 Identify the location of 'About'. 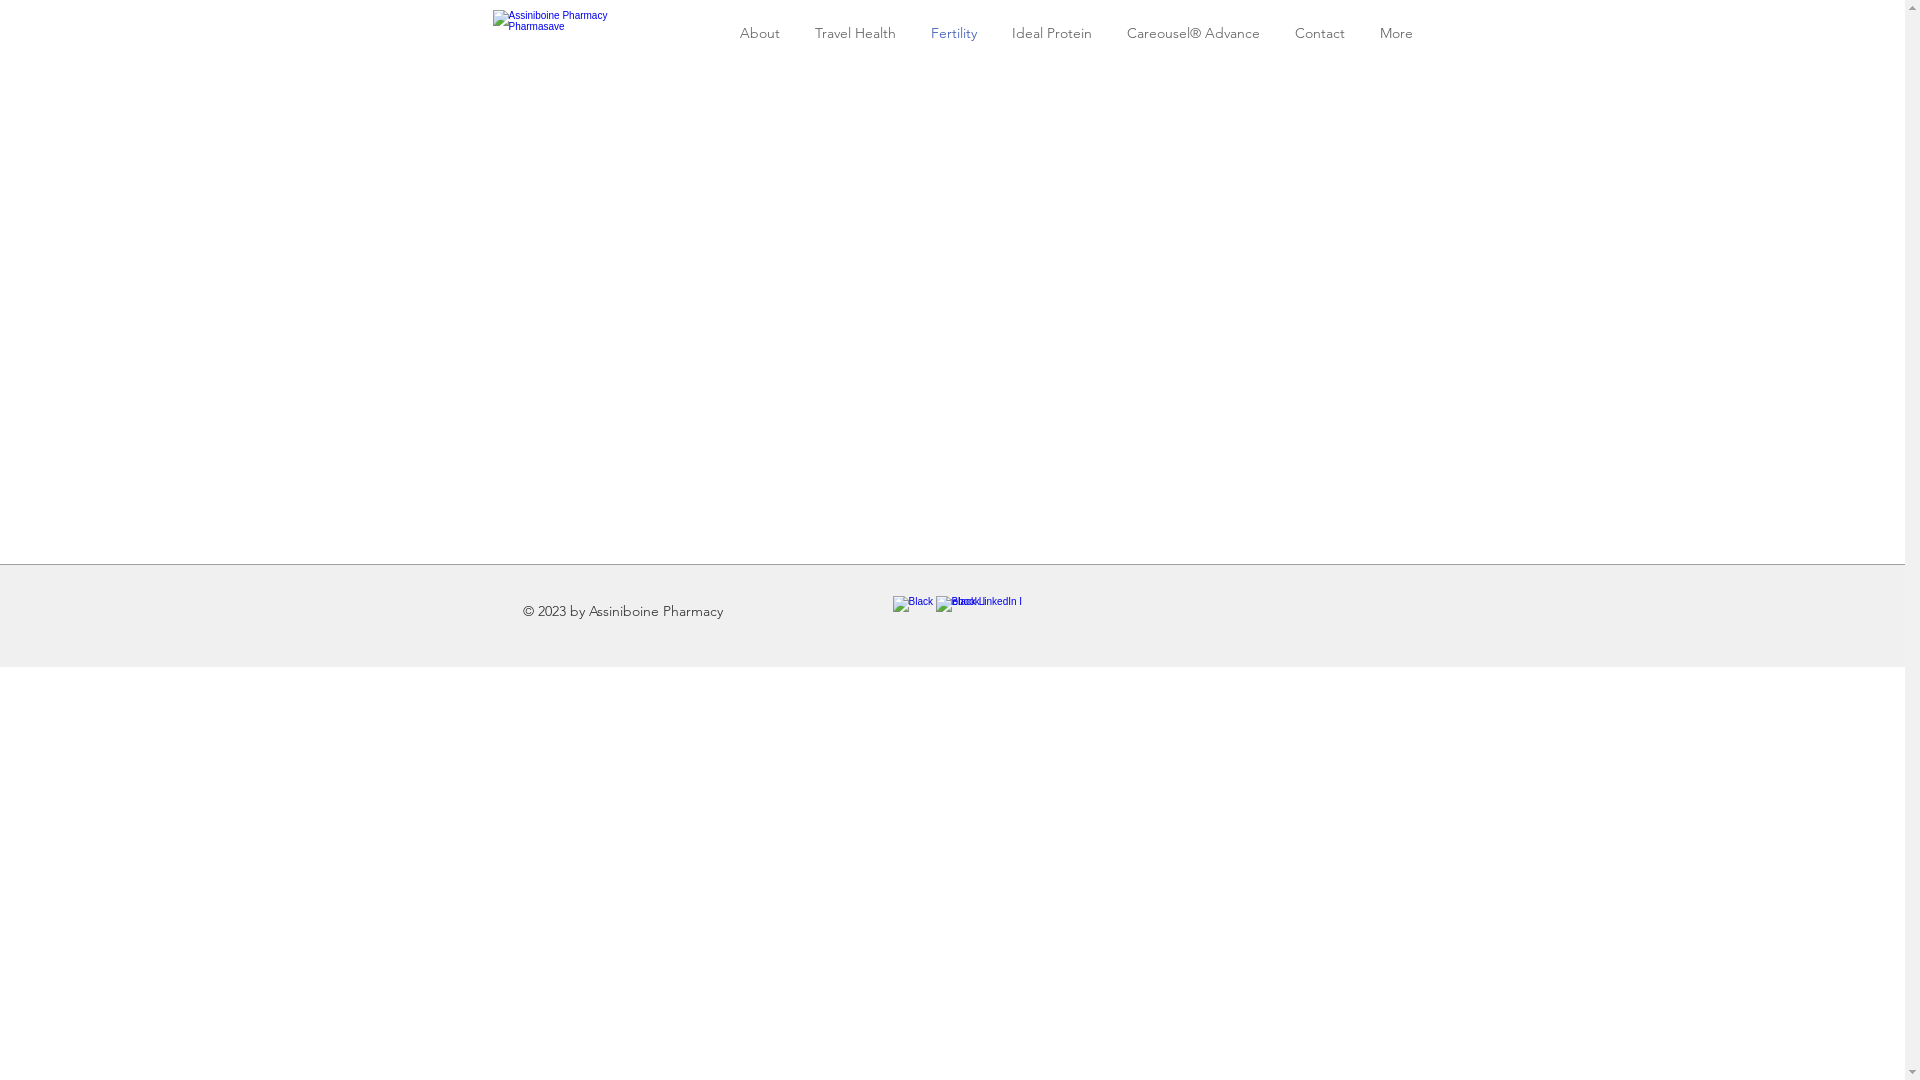
(758, 33).